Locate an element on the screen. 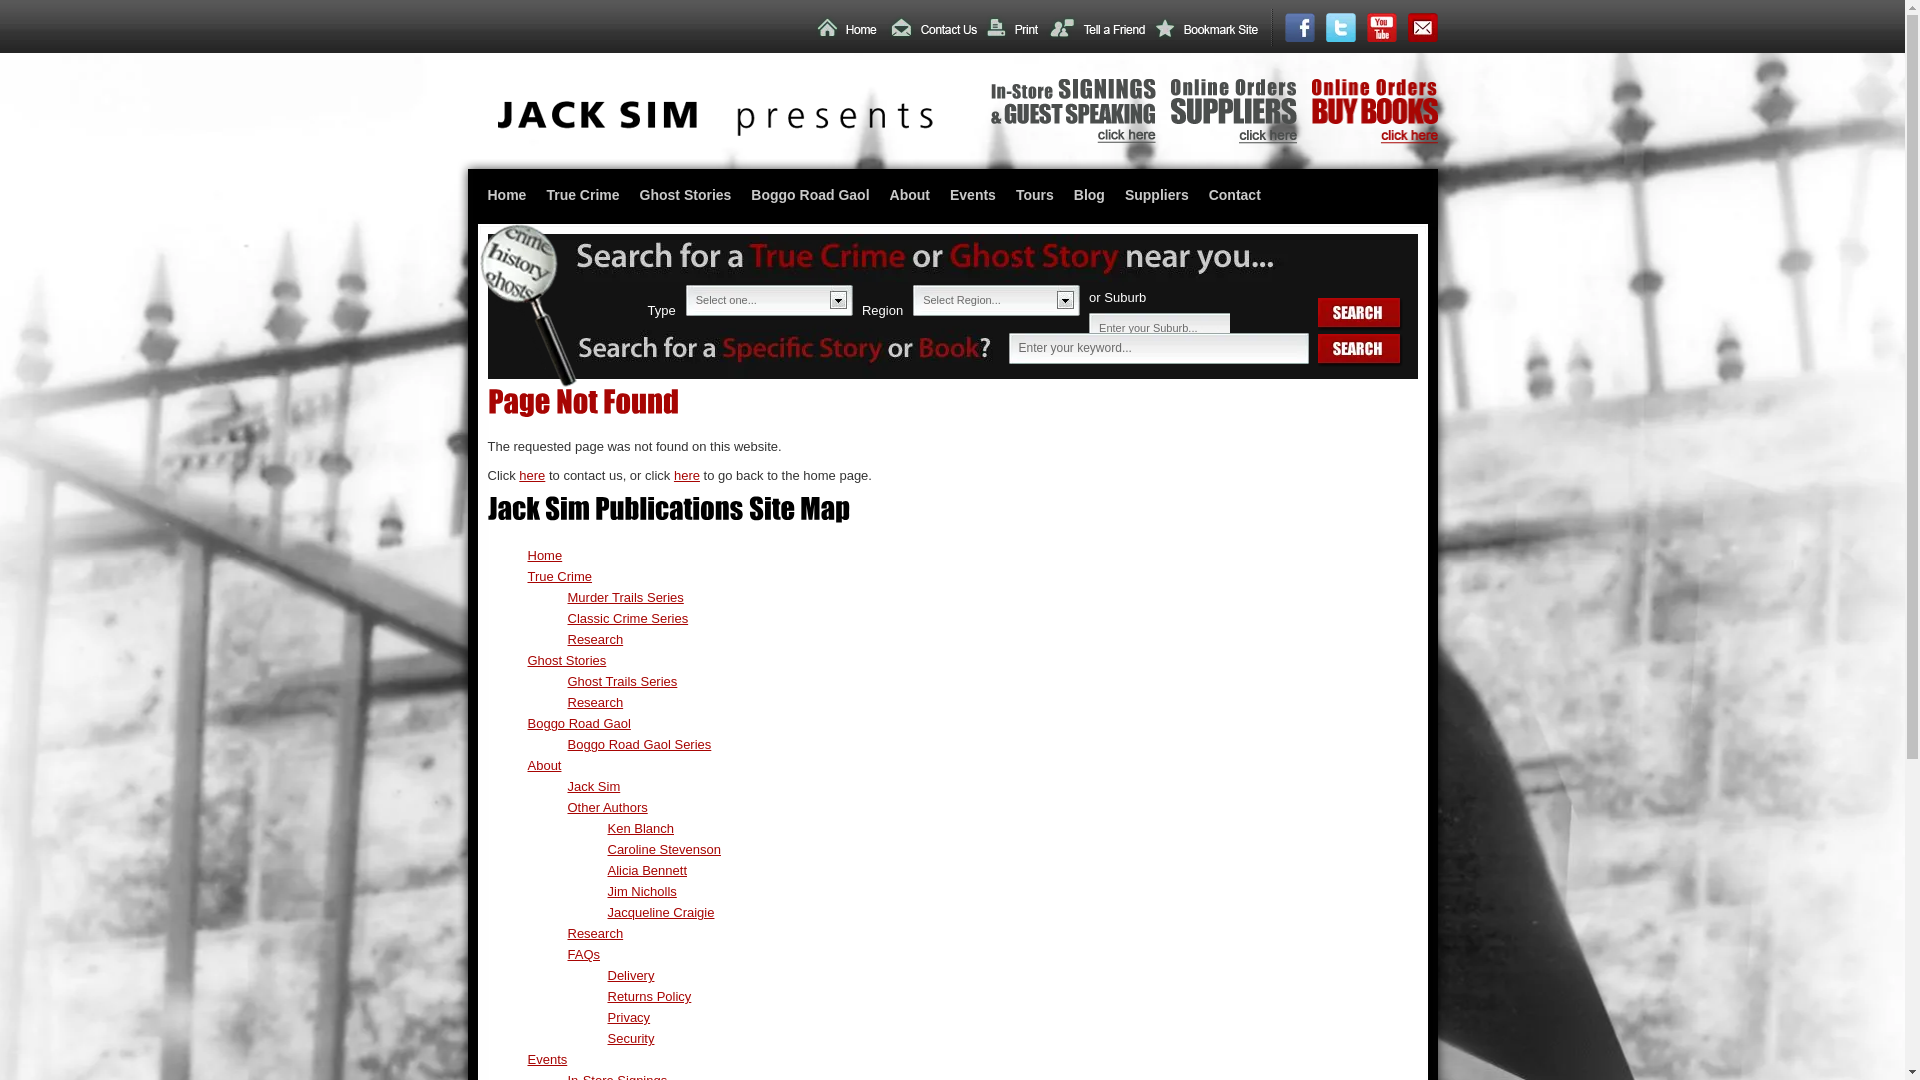 The width and height of the screenshot is (1920, 1080). 'Returns Policy' is located at coordinates (649, 996).